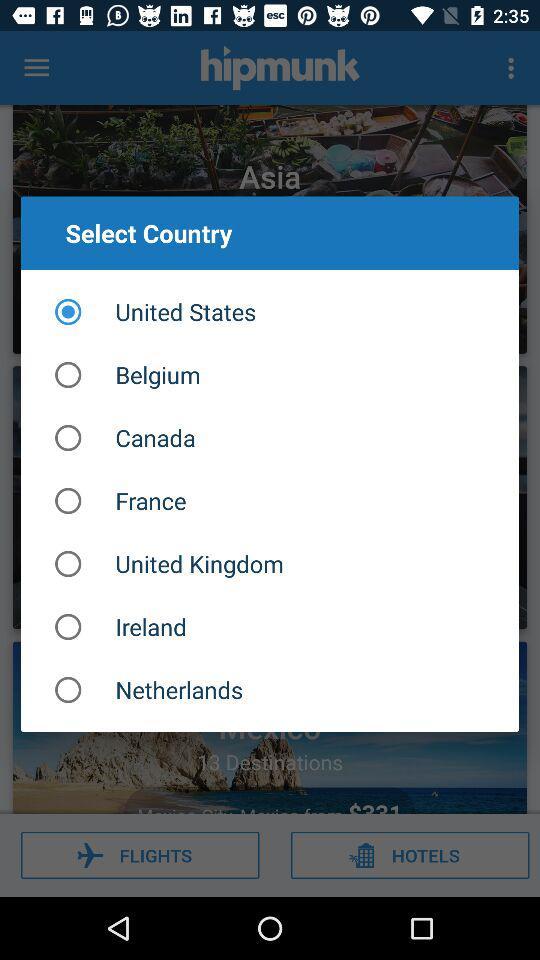 The image size is (540, 960). I want to click on the icon below united kingdom, so click(270, 625).